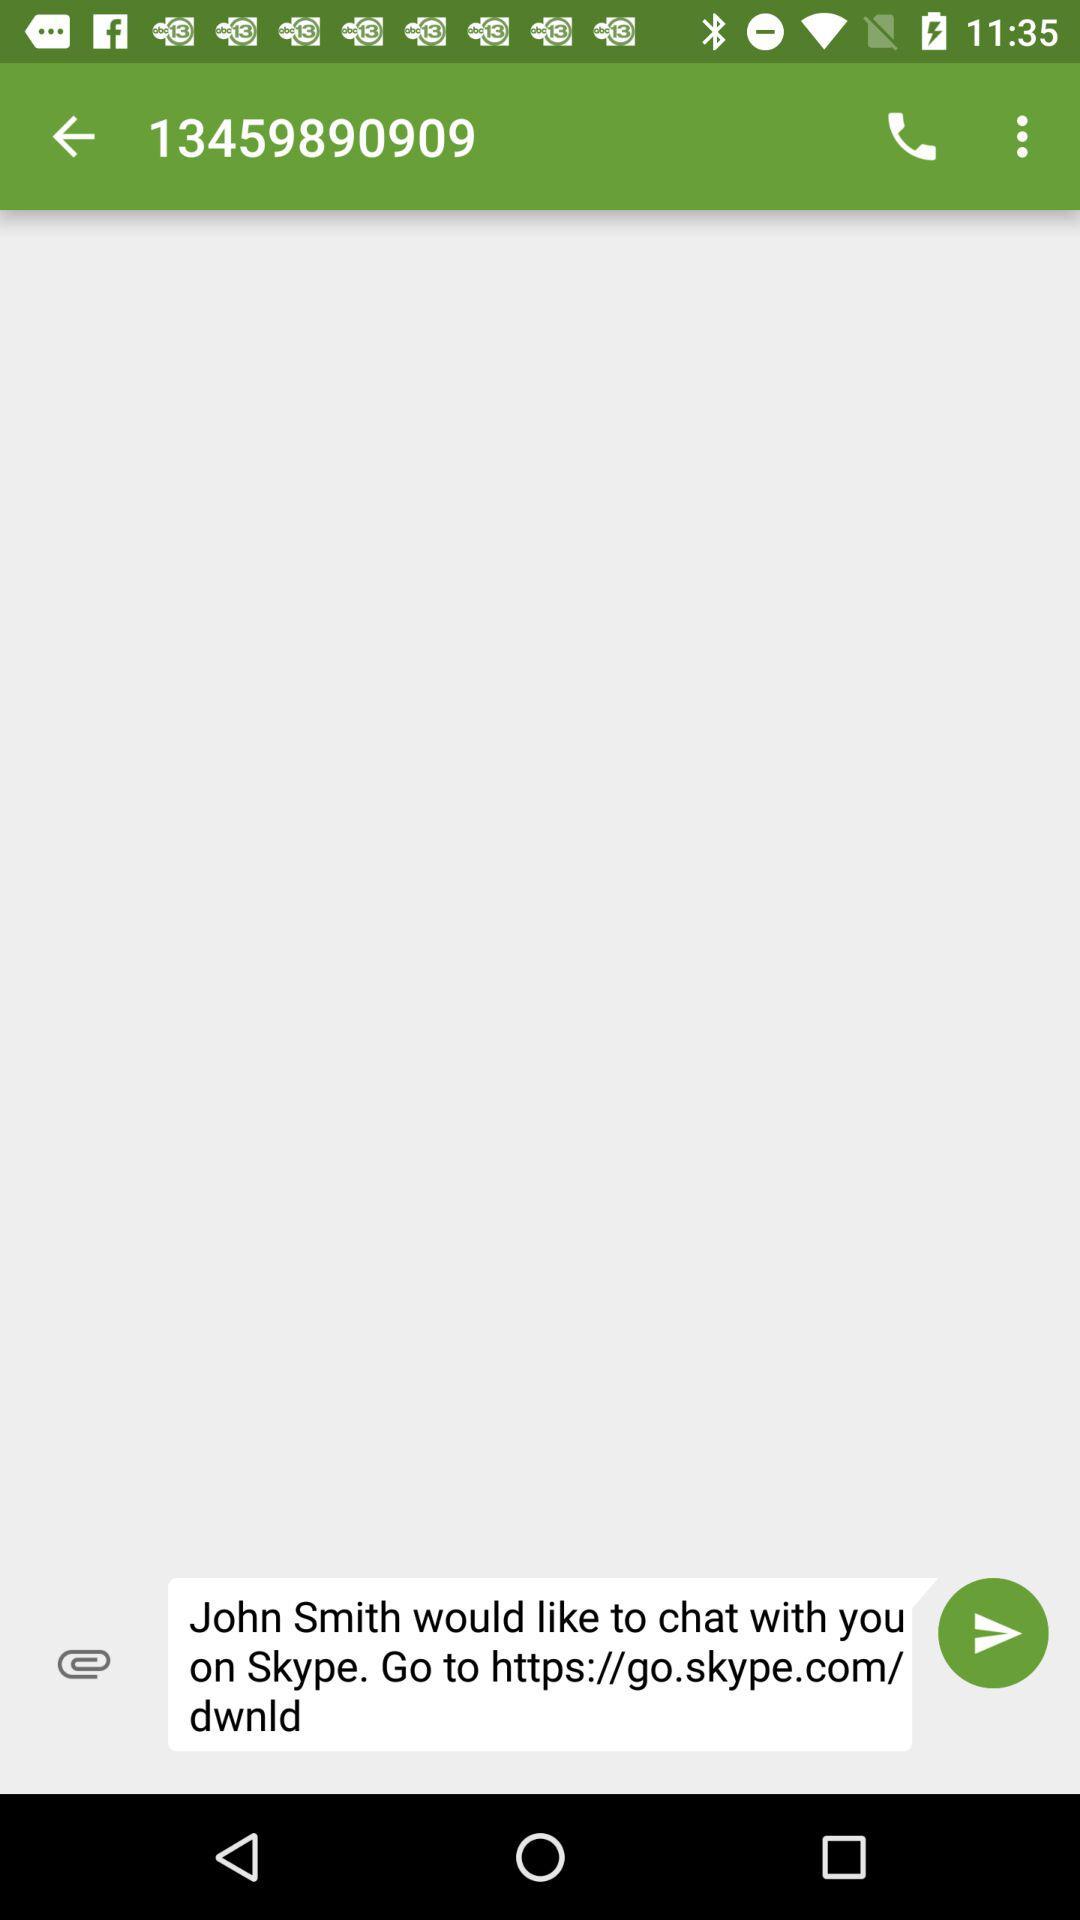 Image resolution: width=1080 pixels, height=1920 pixels. I want to click on the icon next to john smith would item, so click(993, 1633).